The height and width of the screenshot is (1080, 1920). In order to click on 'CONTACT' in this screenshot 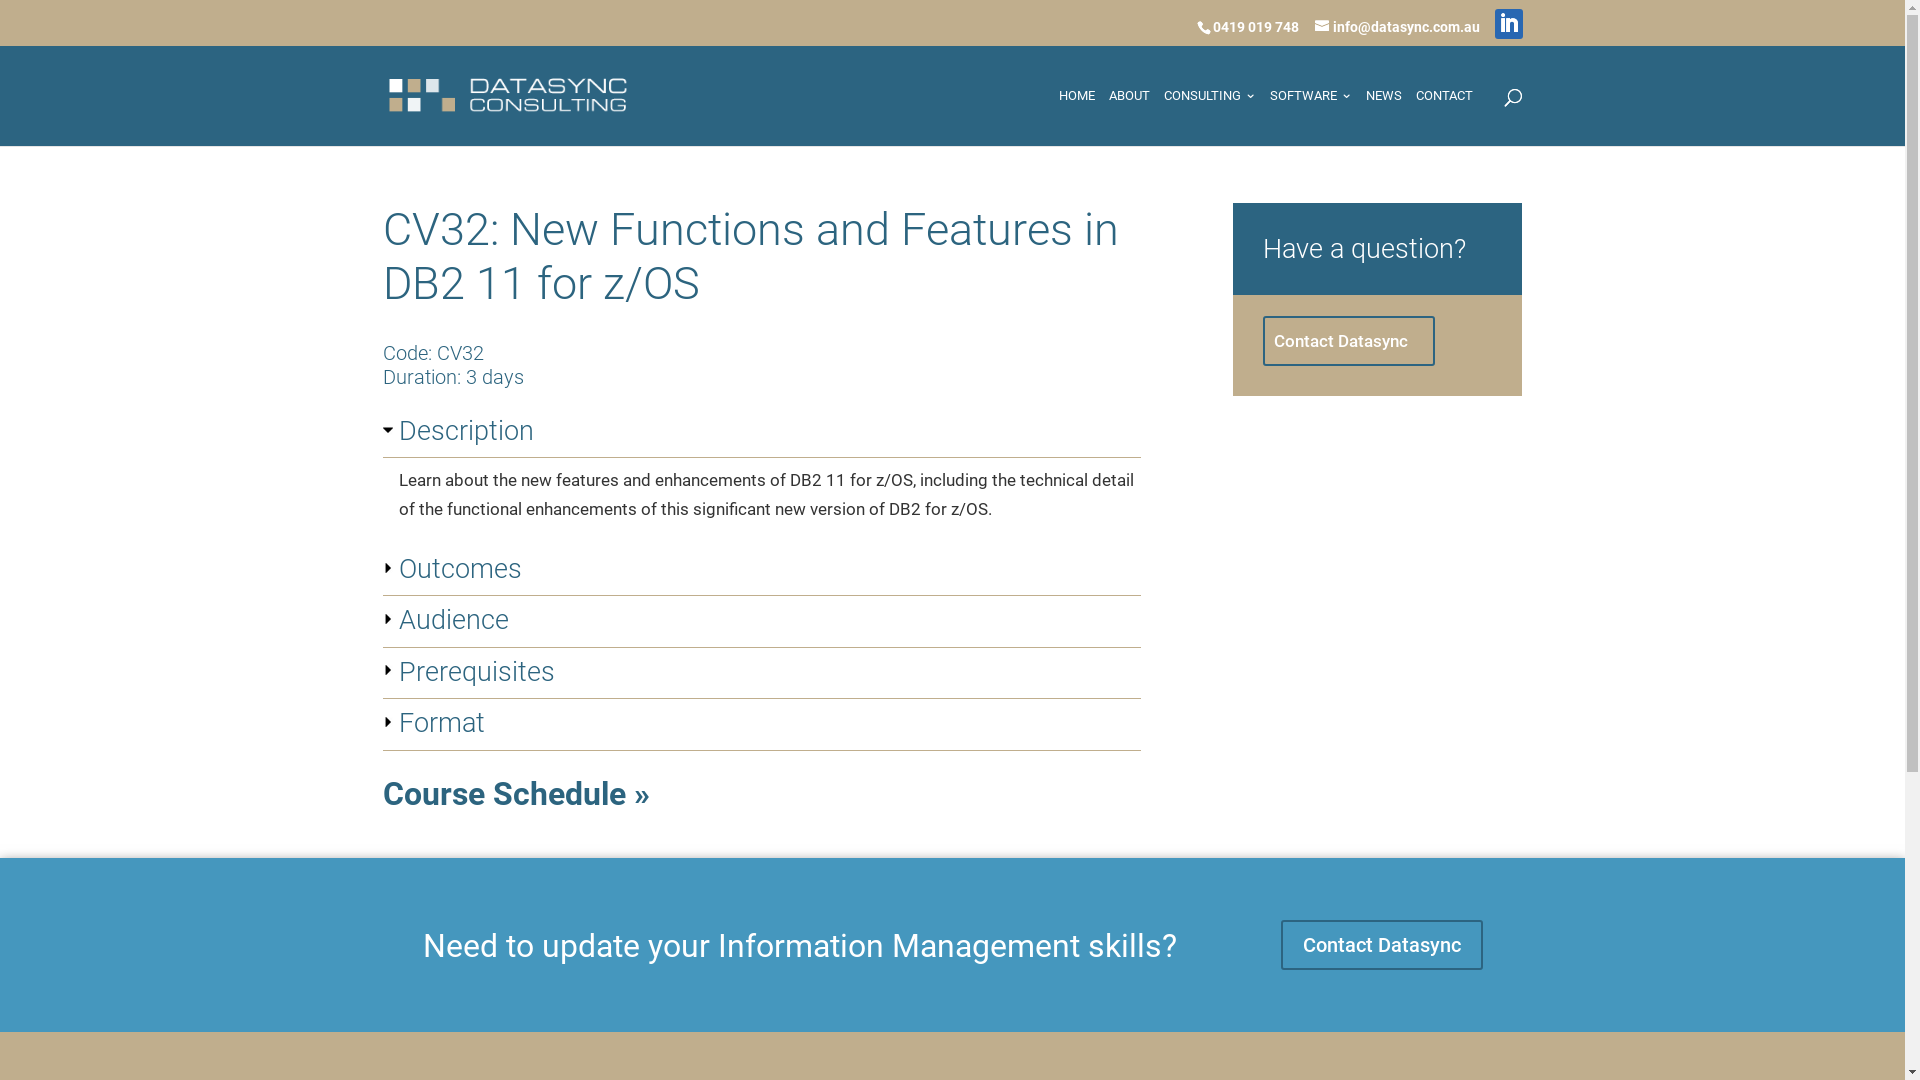, I will do `click(1444, 116)`.